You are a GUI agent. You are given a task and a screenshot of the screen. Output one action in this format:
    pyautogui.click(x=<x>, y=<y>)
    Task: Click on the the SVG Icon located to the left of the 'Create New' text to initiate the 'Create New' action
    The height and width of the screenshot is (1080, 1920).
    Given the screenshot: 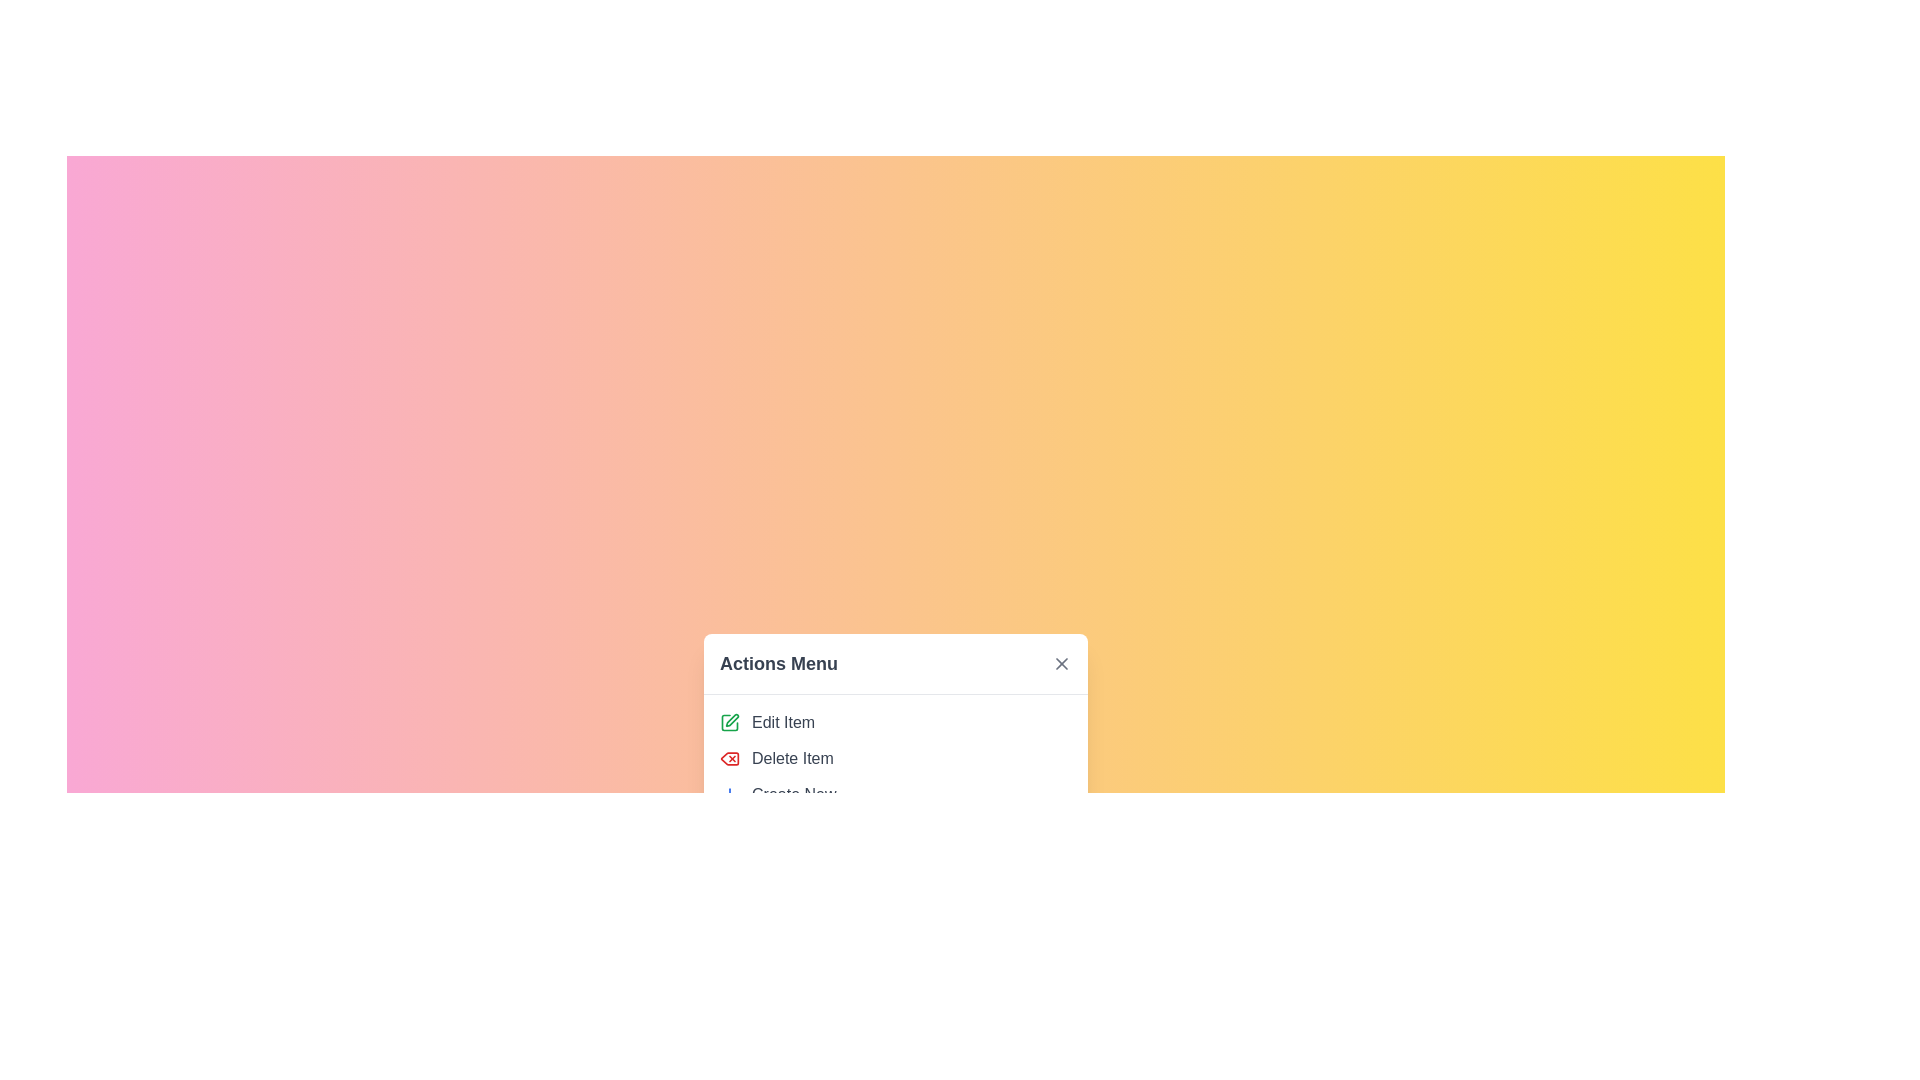 What is the action you would take?
    pyautogui.click(x=728, y=793)
    